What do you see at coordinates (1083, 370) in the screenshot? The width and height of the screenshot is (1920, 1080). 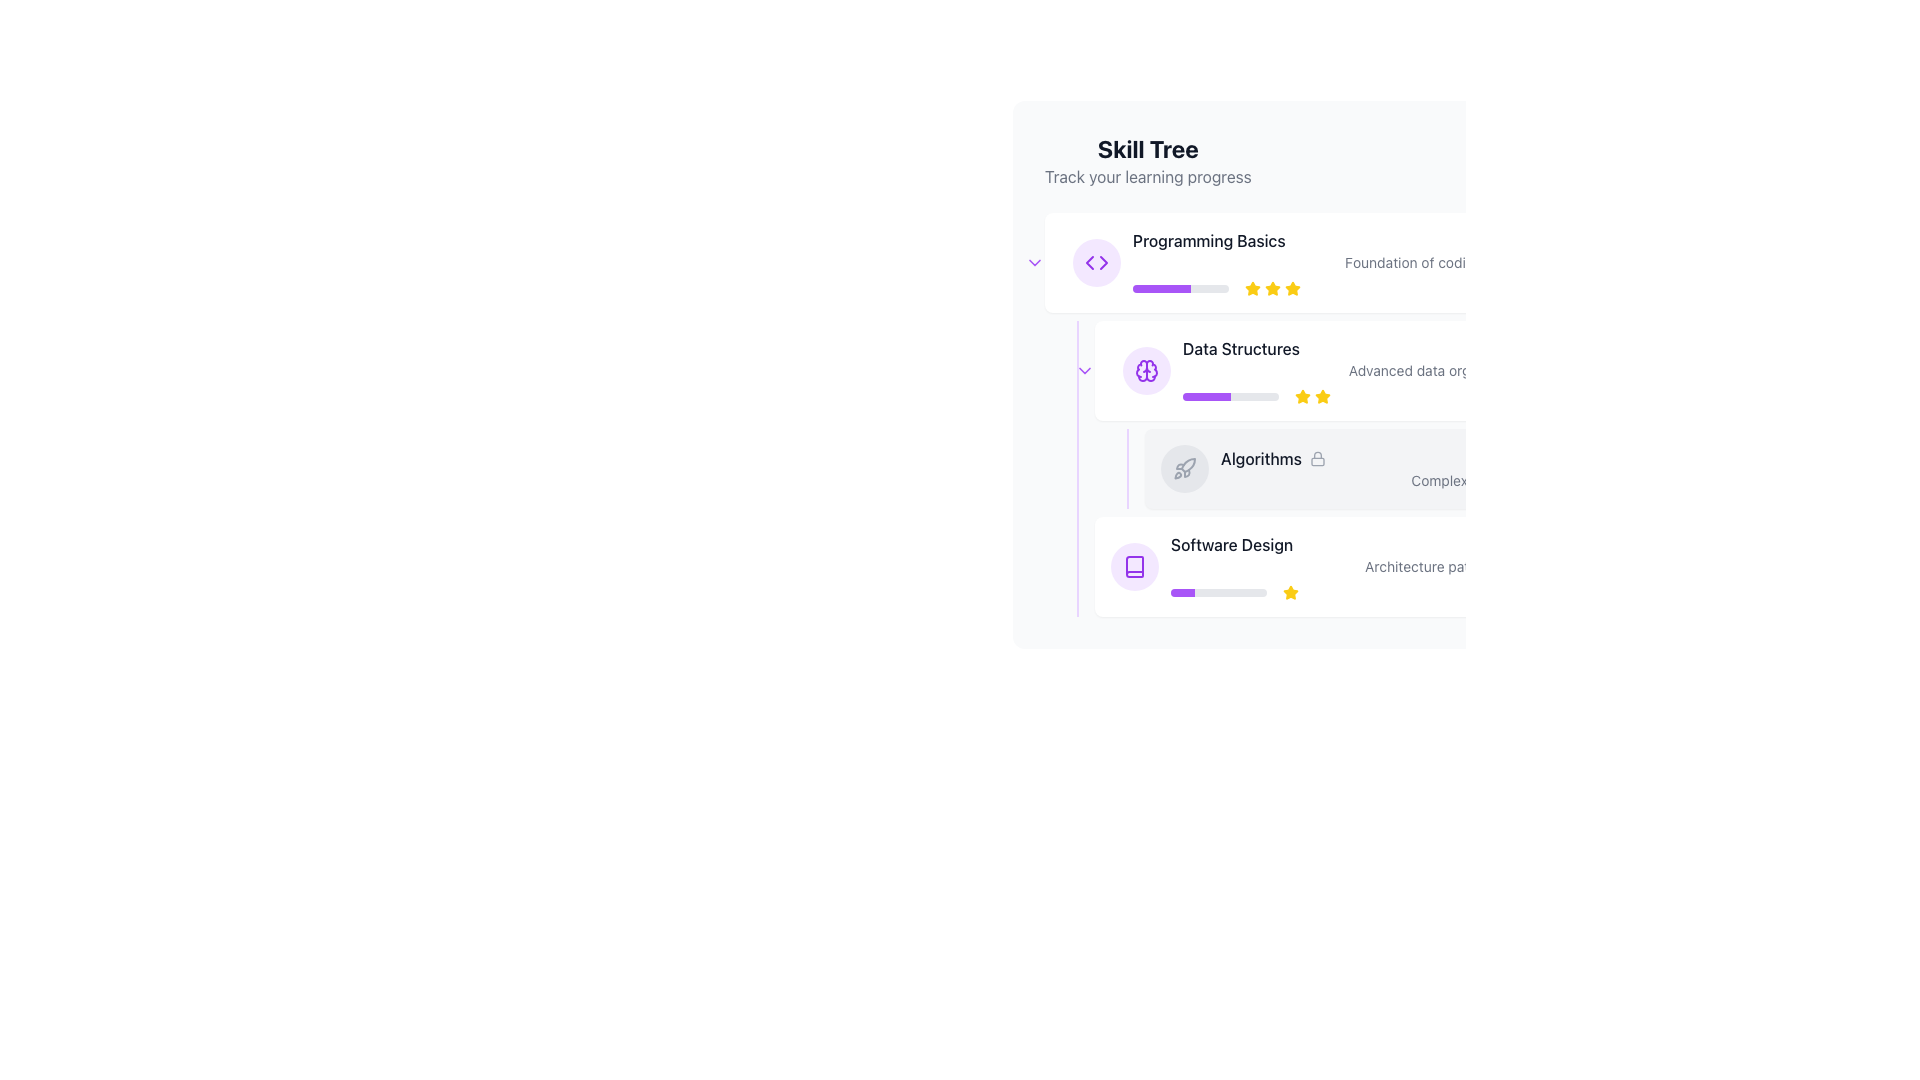 I see `the dropdown indicator` at bounding box center [1083, 370].